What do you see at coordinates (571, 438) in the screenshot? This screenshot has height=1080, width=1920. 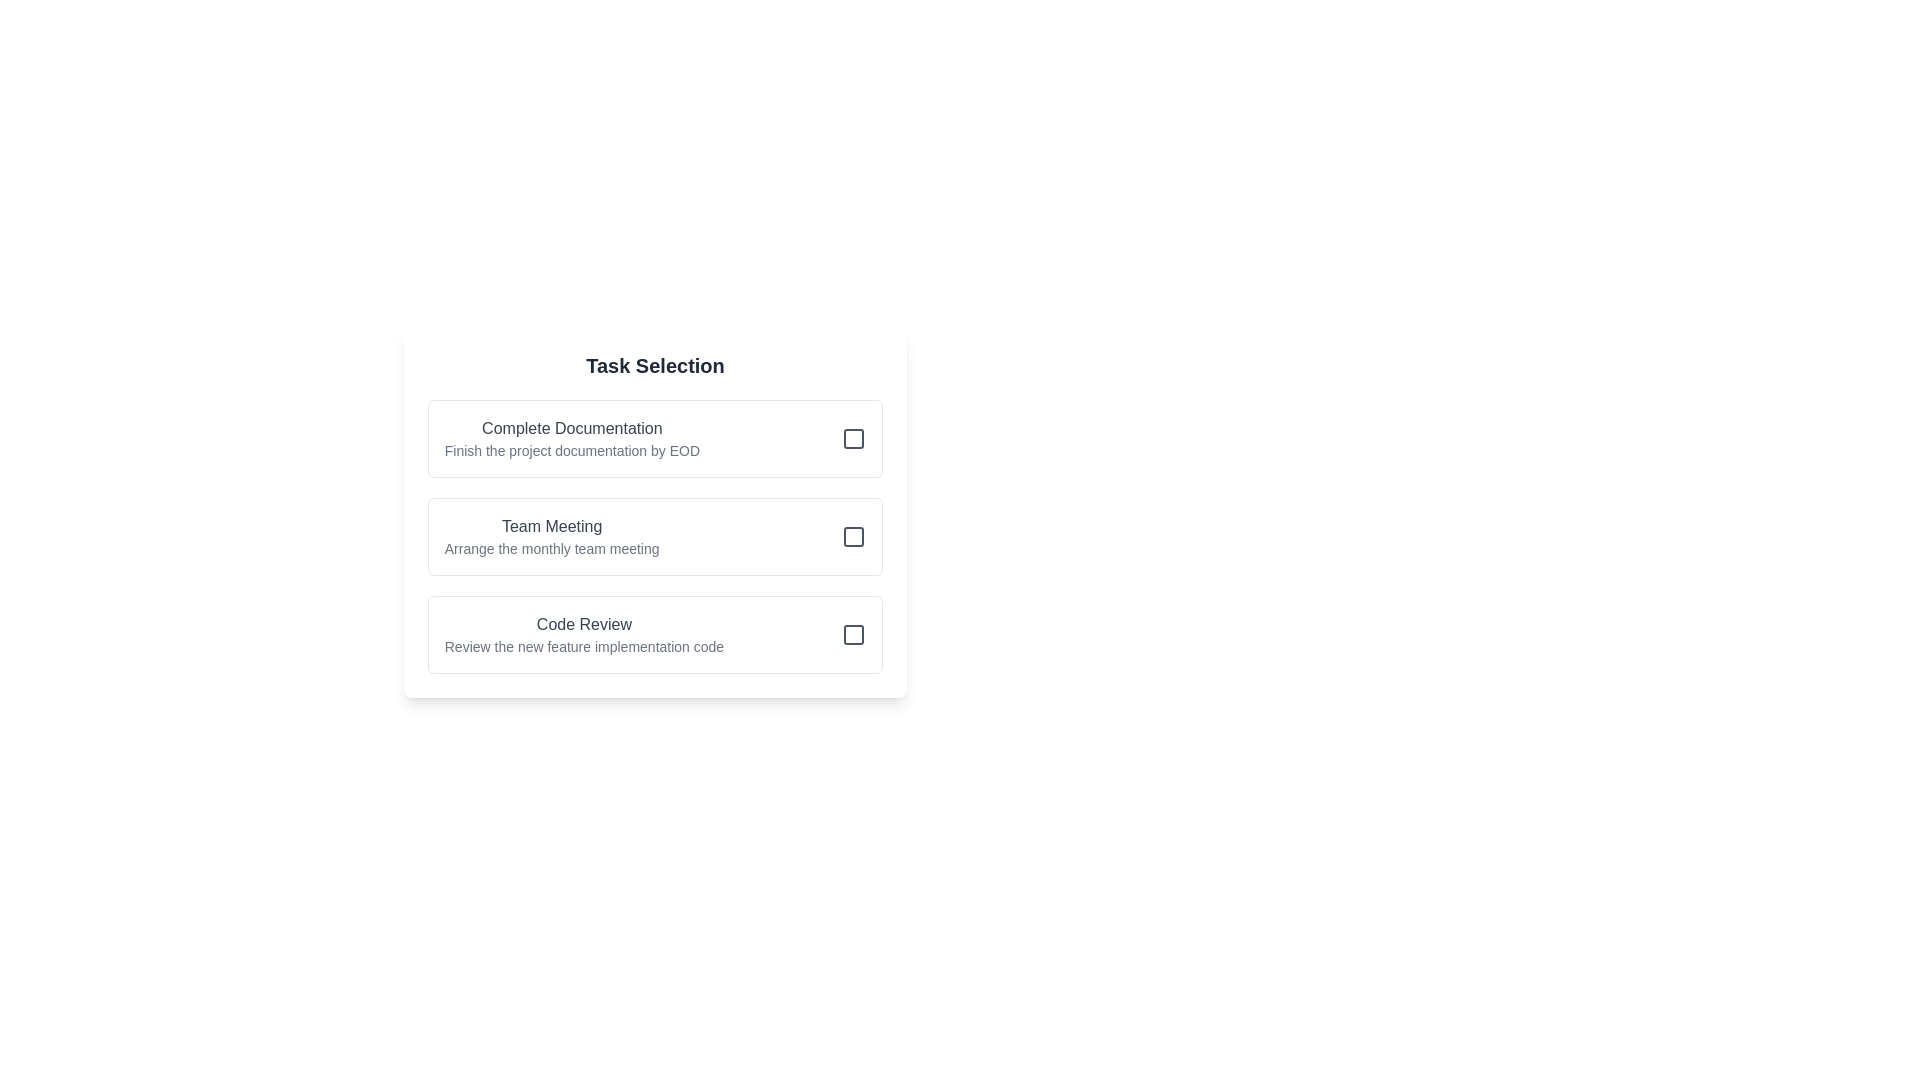 I see `the static text block that serves as the task title and description, positioned as the first item in a vertical list of tasks` at bounding box center [571, 438].